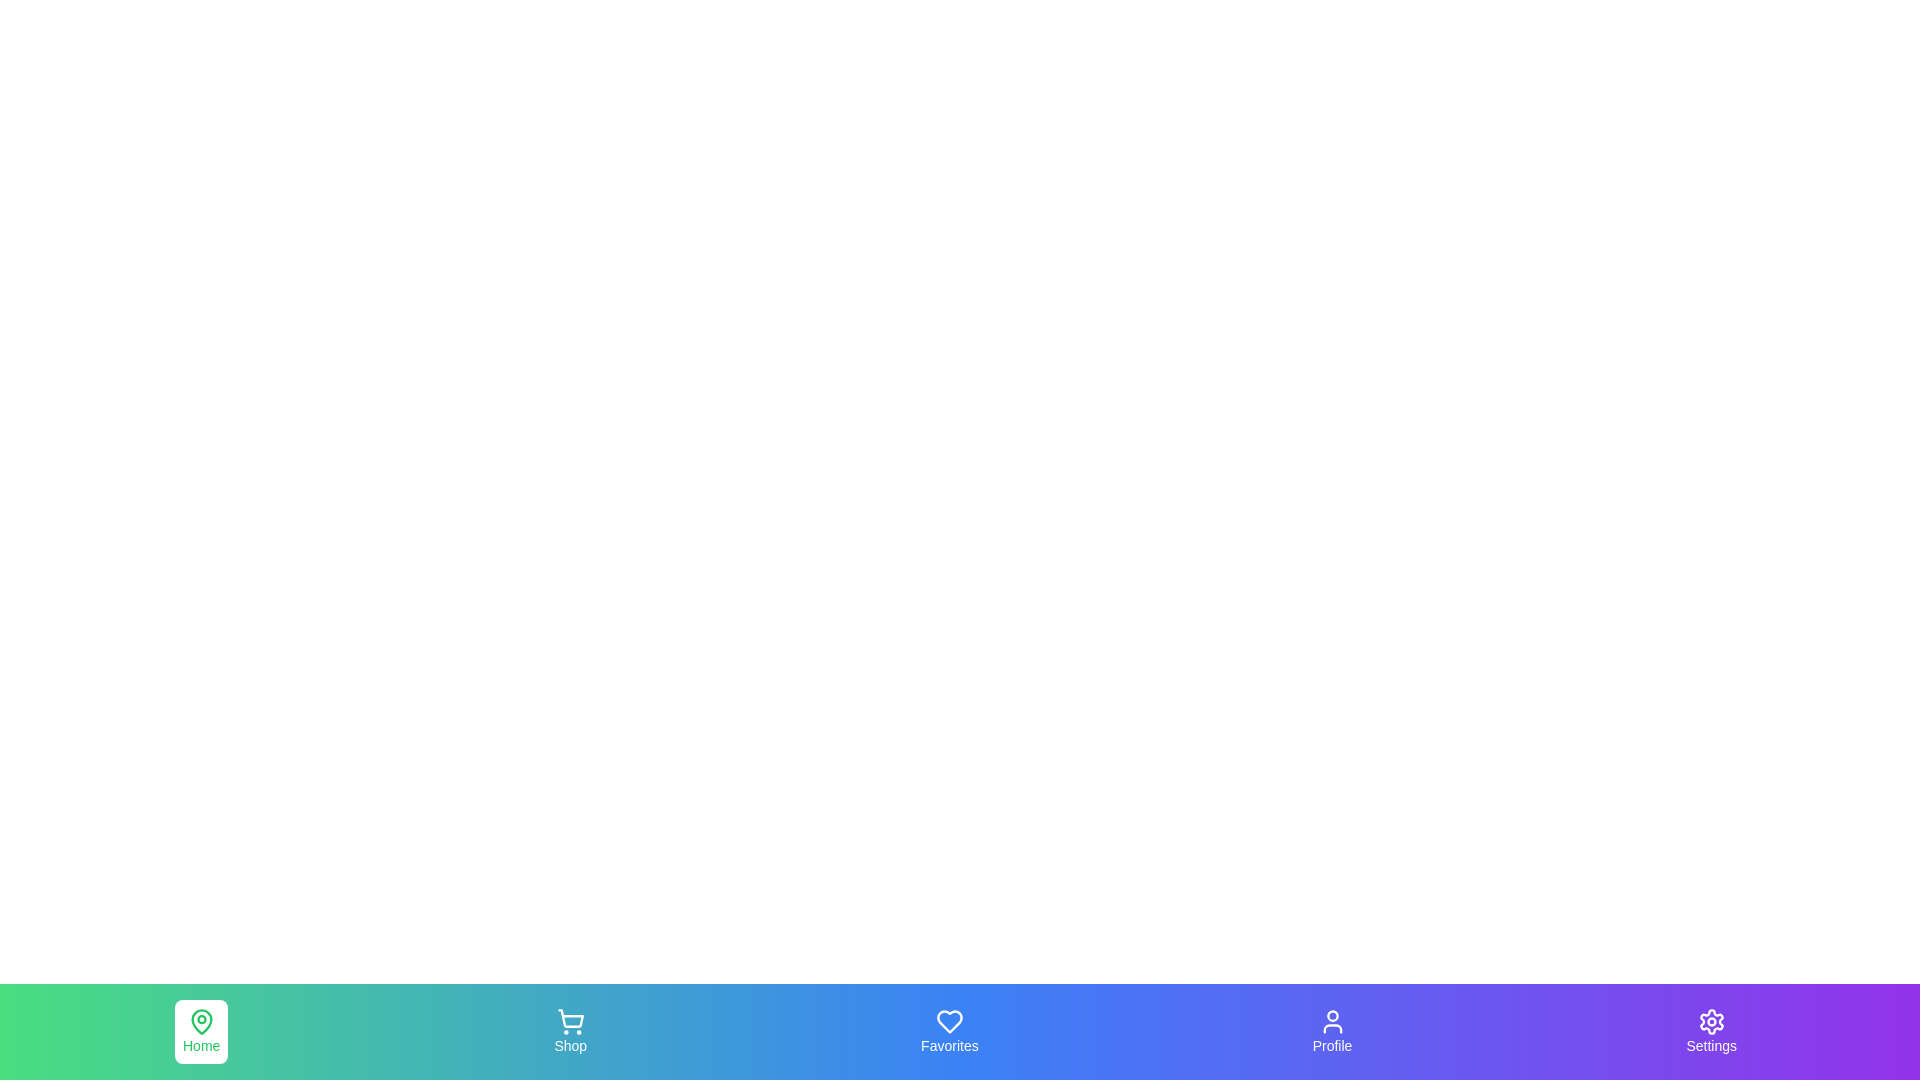 This screenshot has width=1920, height=1080. Describe the element at coordinates (948, 1032) in the screenshot. I see `the tab icon for Favorites for visual inspection` at that location.